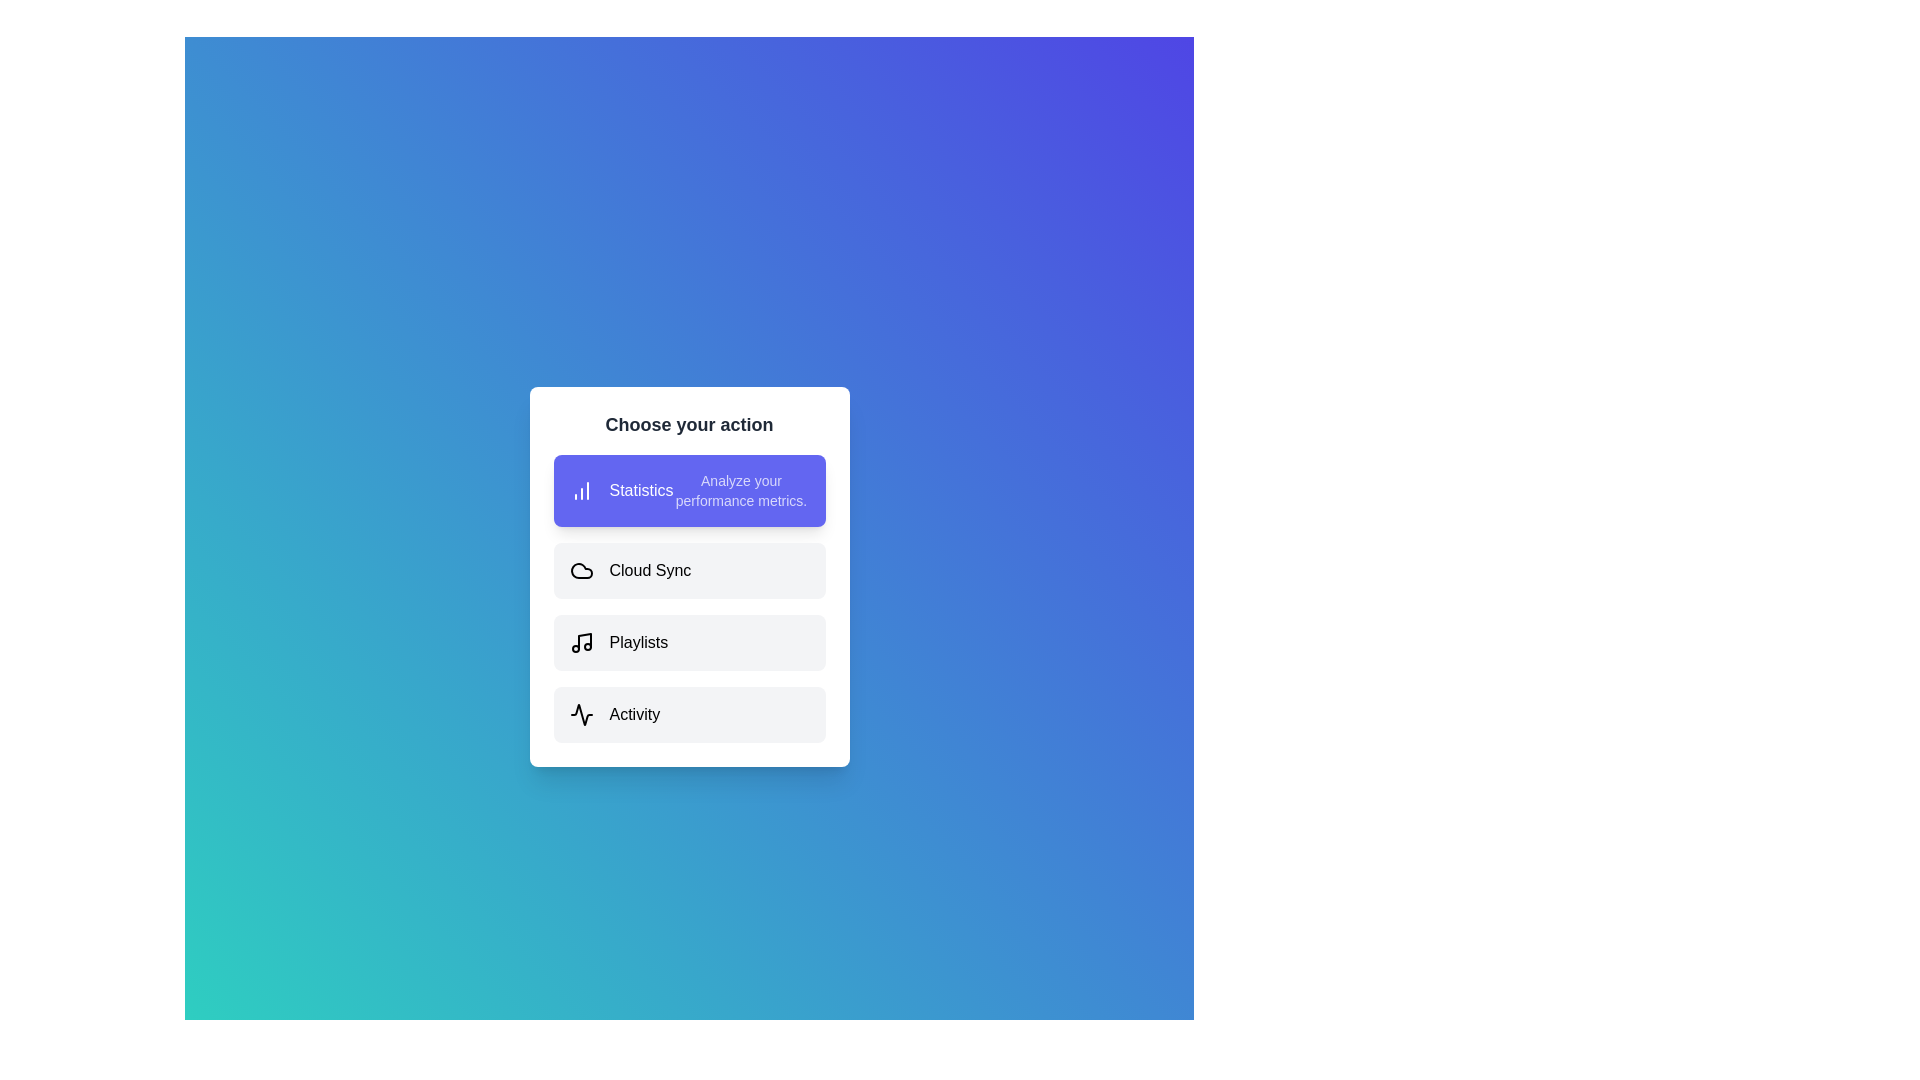 The image size is (1920, 1080). What do you see at coordinates (689, 643) in the screenshot?
I see `the option Playlists to preview its description` at bounding box center [689, 643].